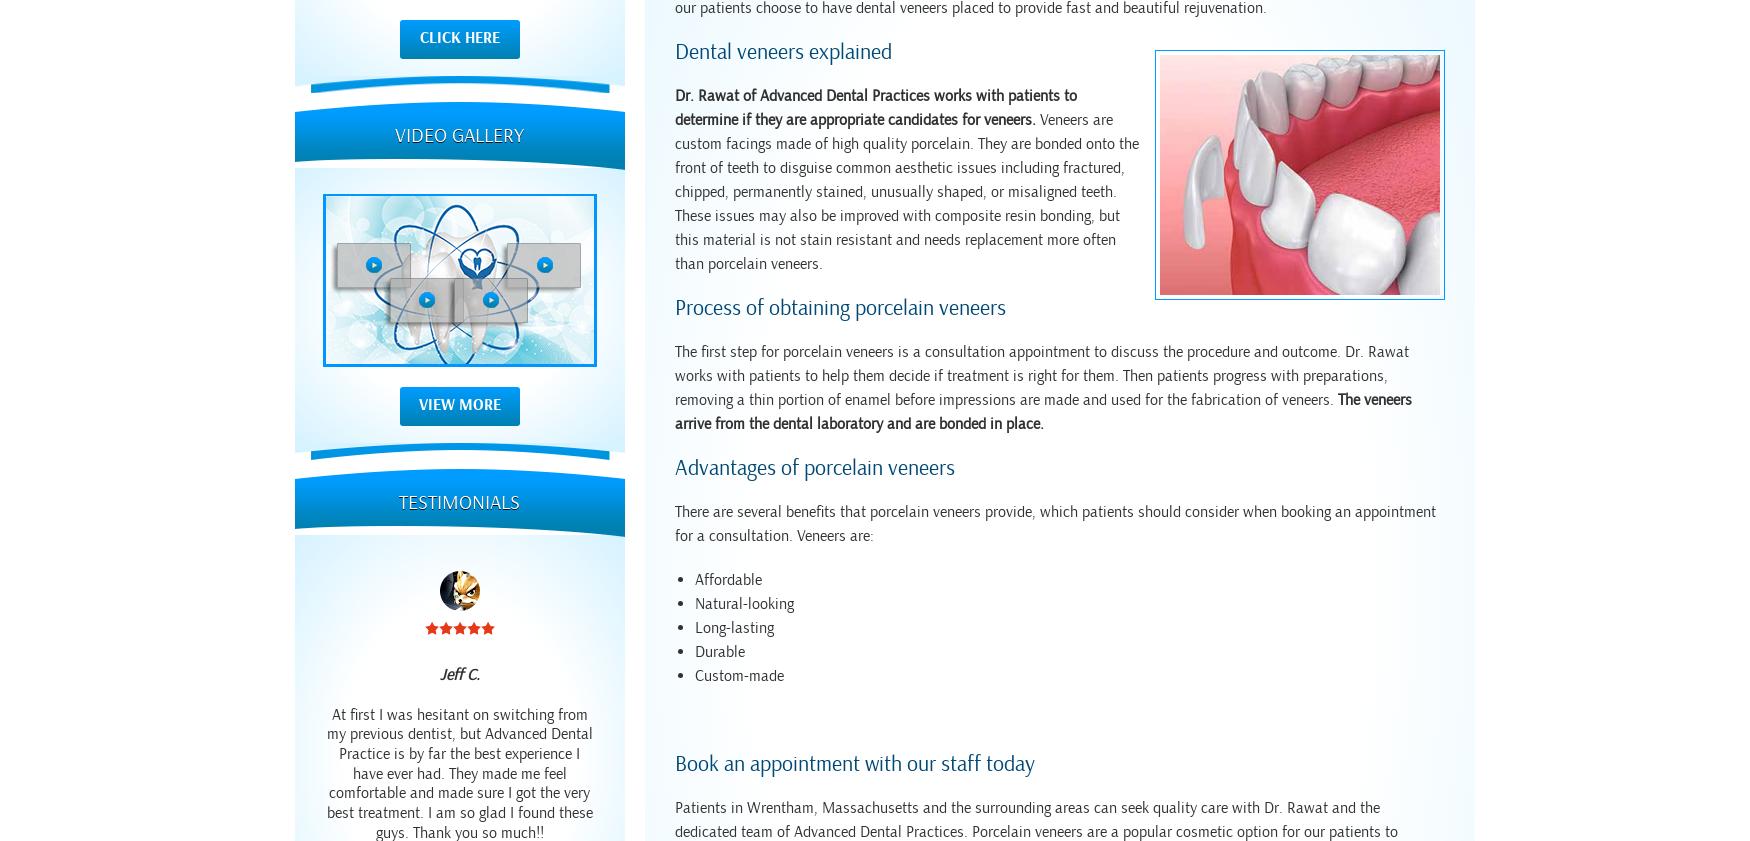 The width and height of the screenshot is (1750, 841). Describe the element at coordinates (1042, 411) in the screenshot. I see `'The veneers arrive from the dental laboratory and are bonded in place.'` at that location.